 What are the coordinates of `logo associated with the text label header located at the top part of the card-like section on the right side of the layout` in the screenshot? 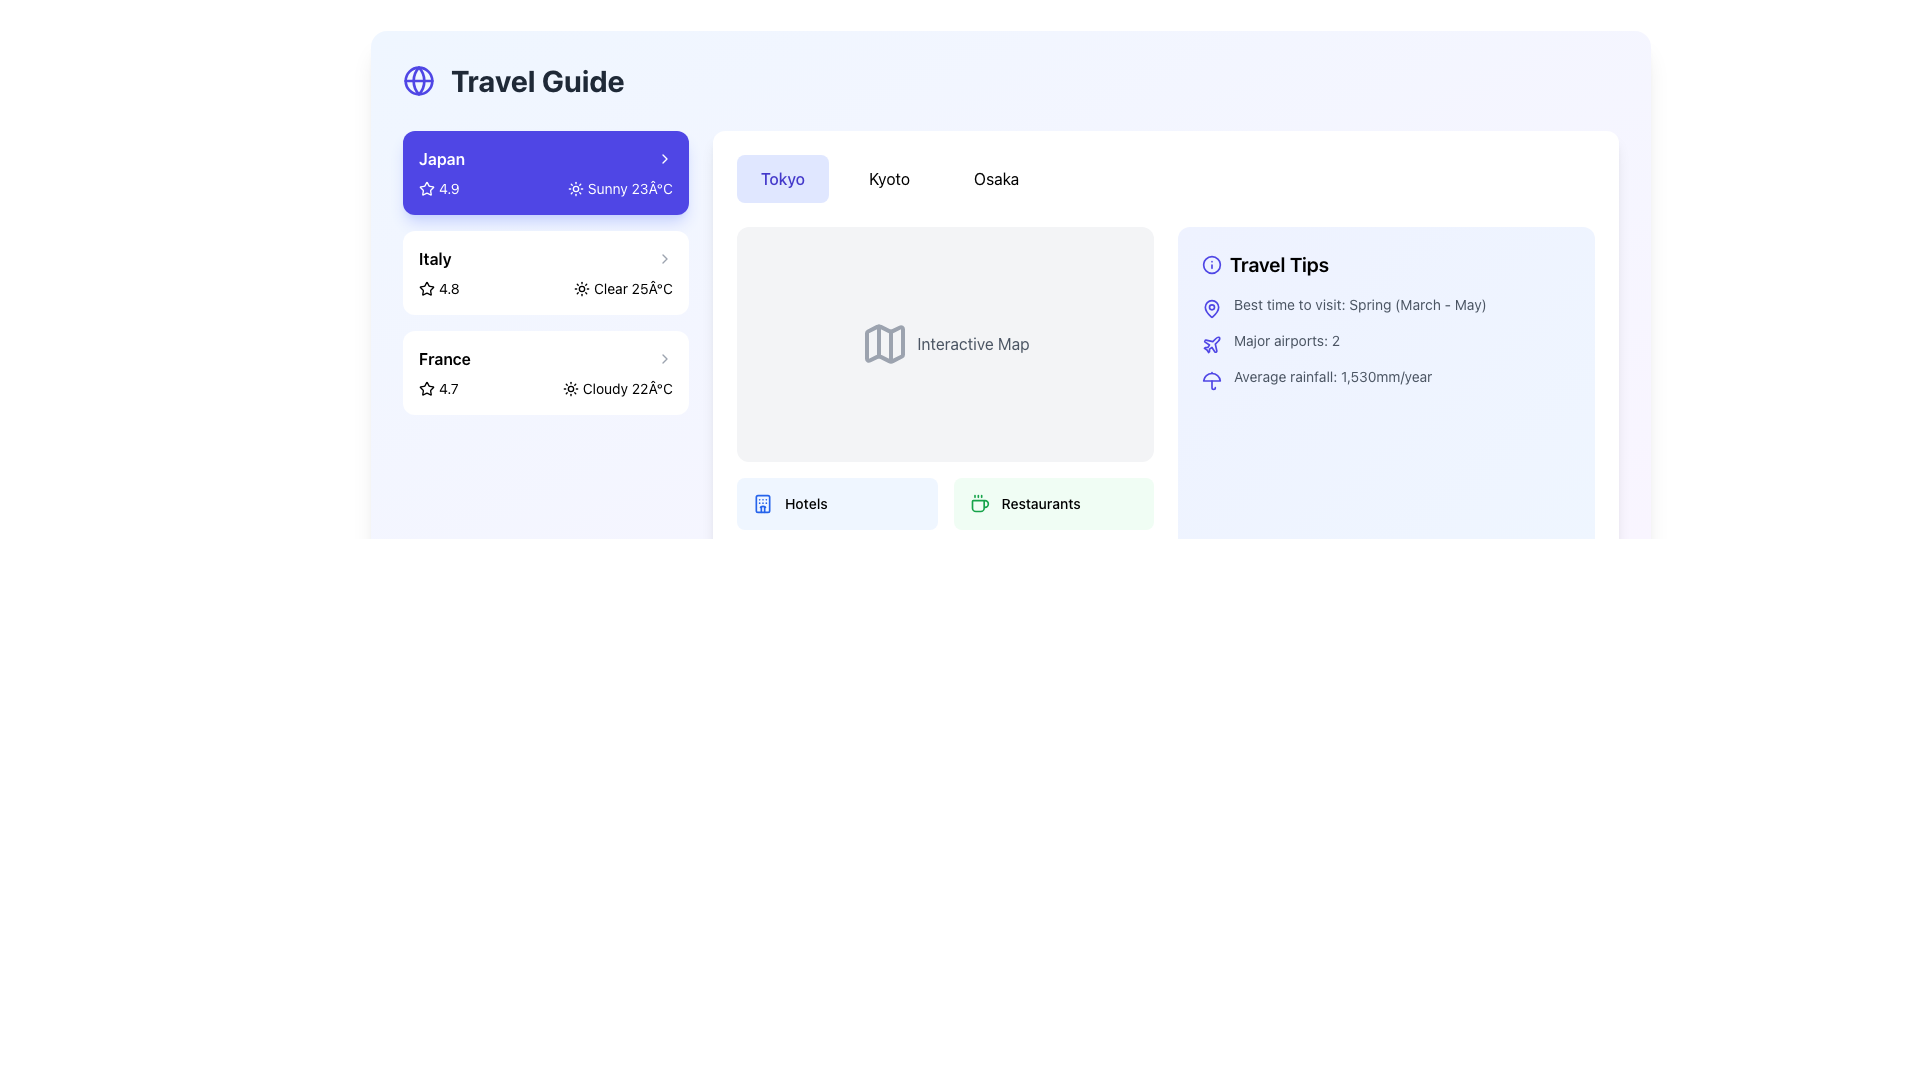 It's located at (1385, 264).